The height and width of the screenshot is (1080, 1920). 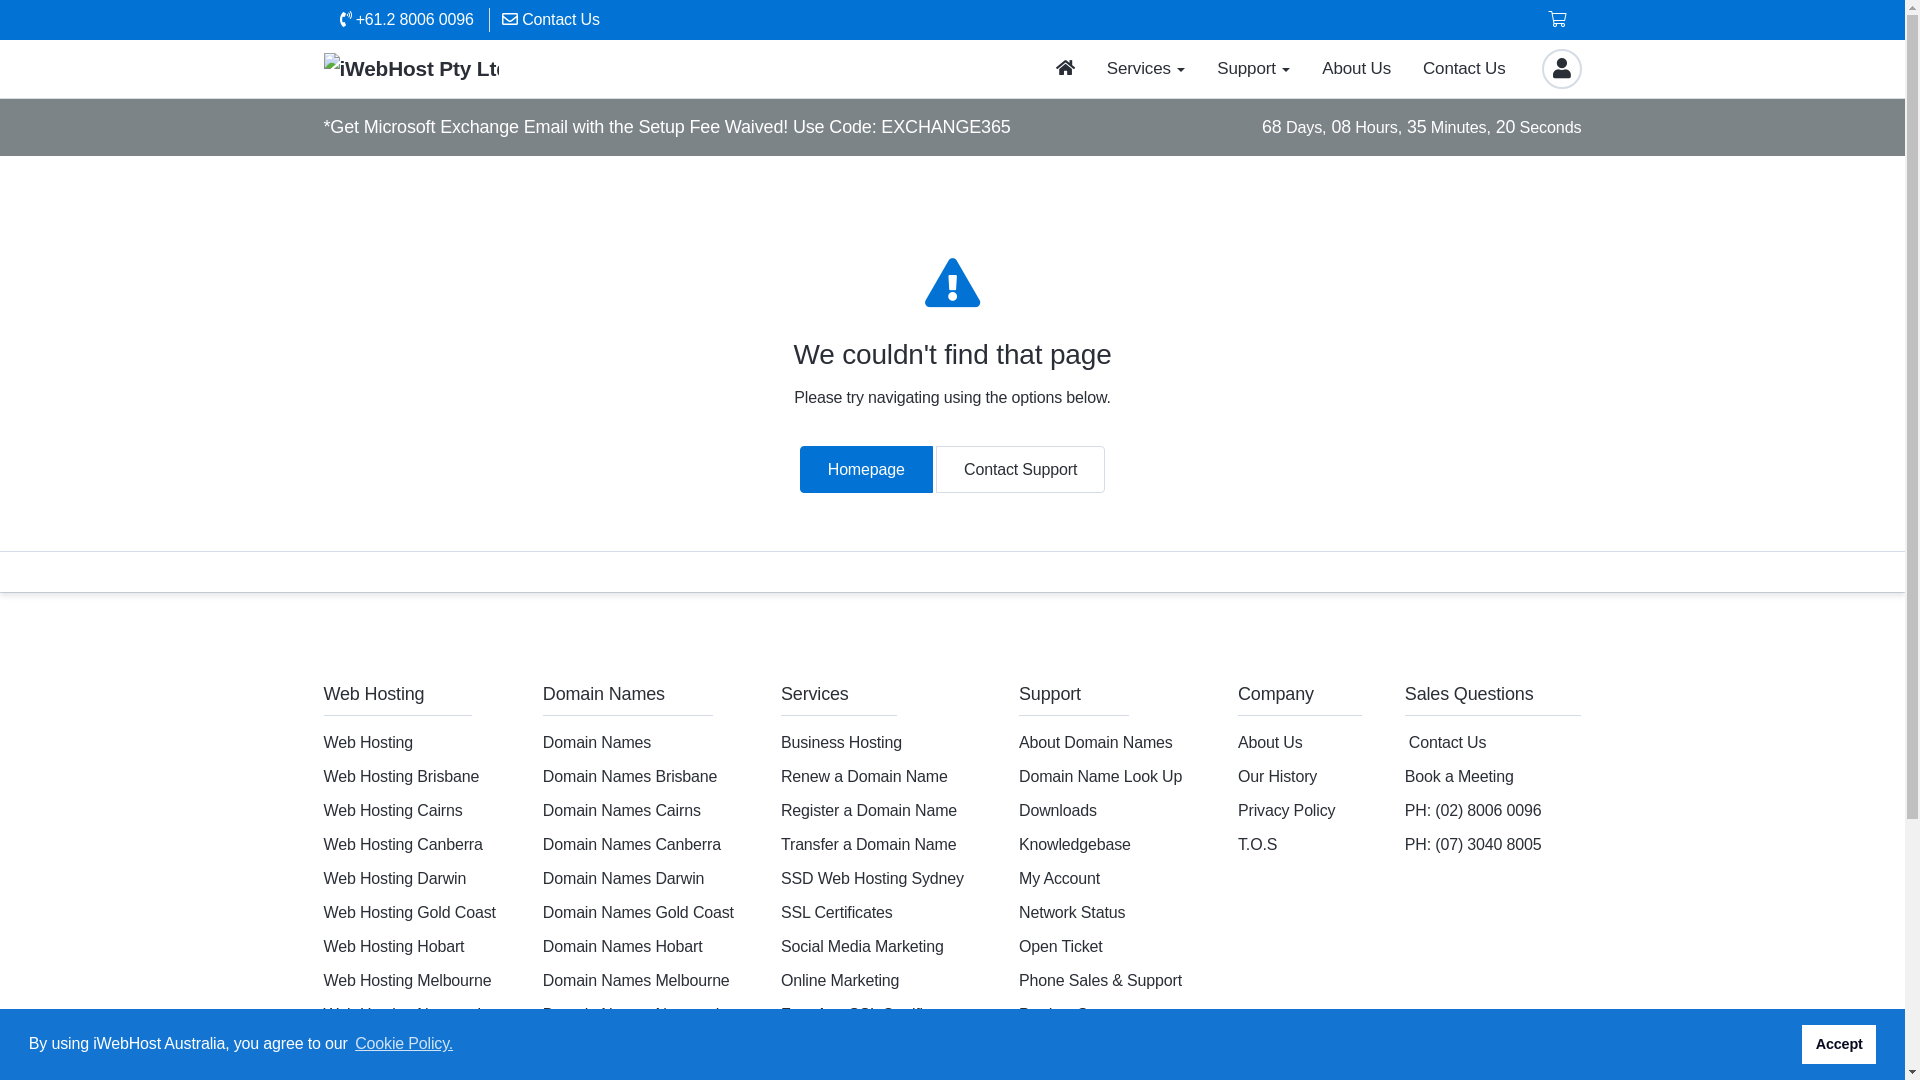 I want to click on 'Web Hosting Gold Coast', so click(x=408, y=912).